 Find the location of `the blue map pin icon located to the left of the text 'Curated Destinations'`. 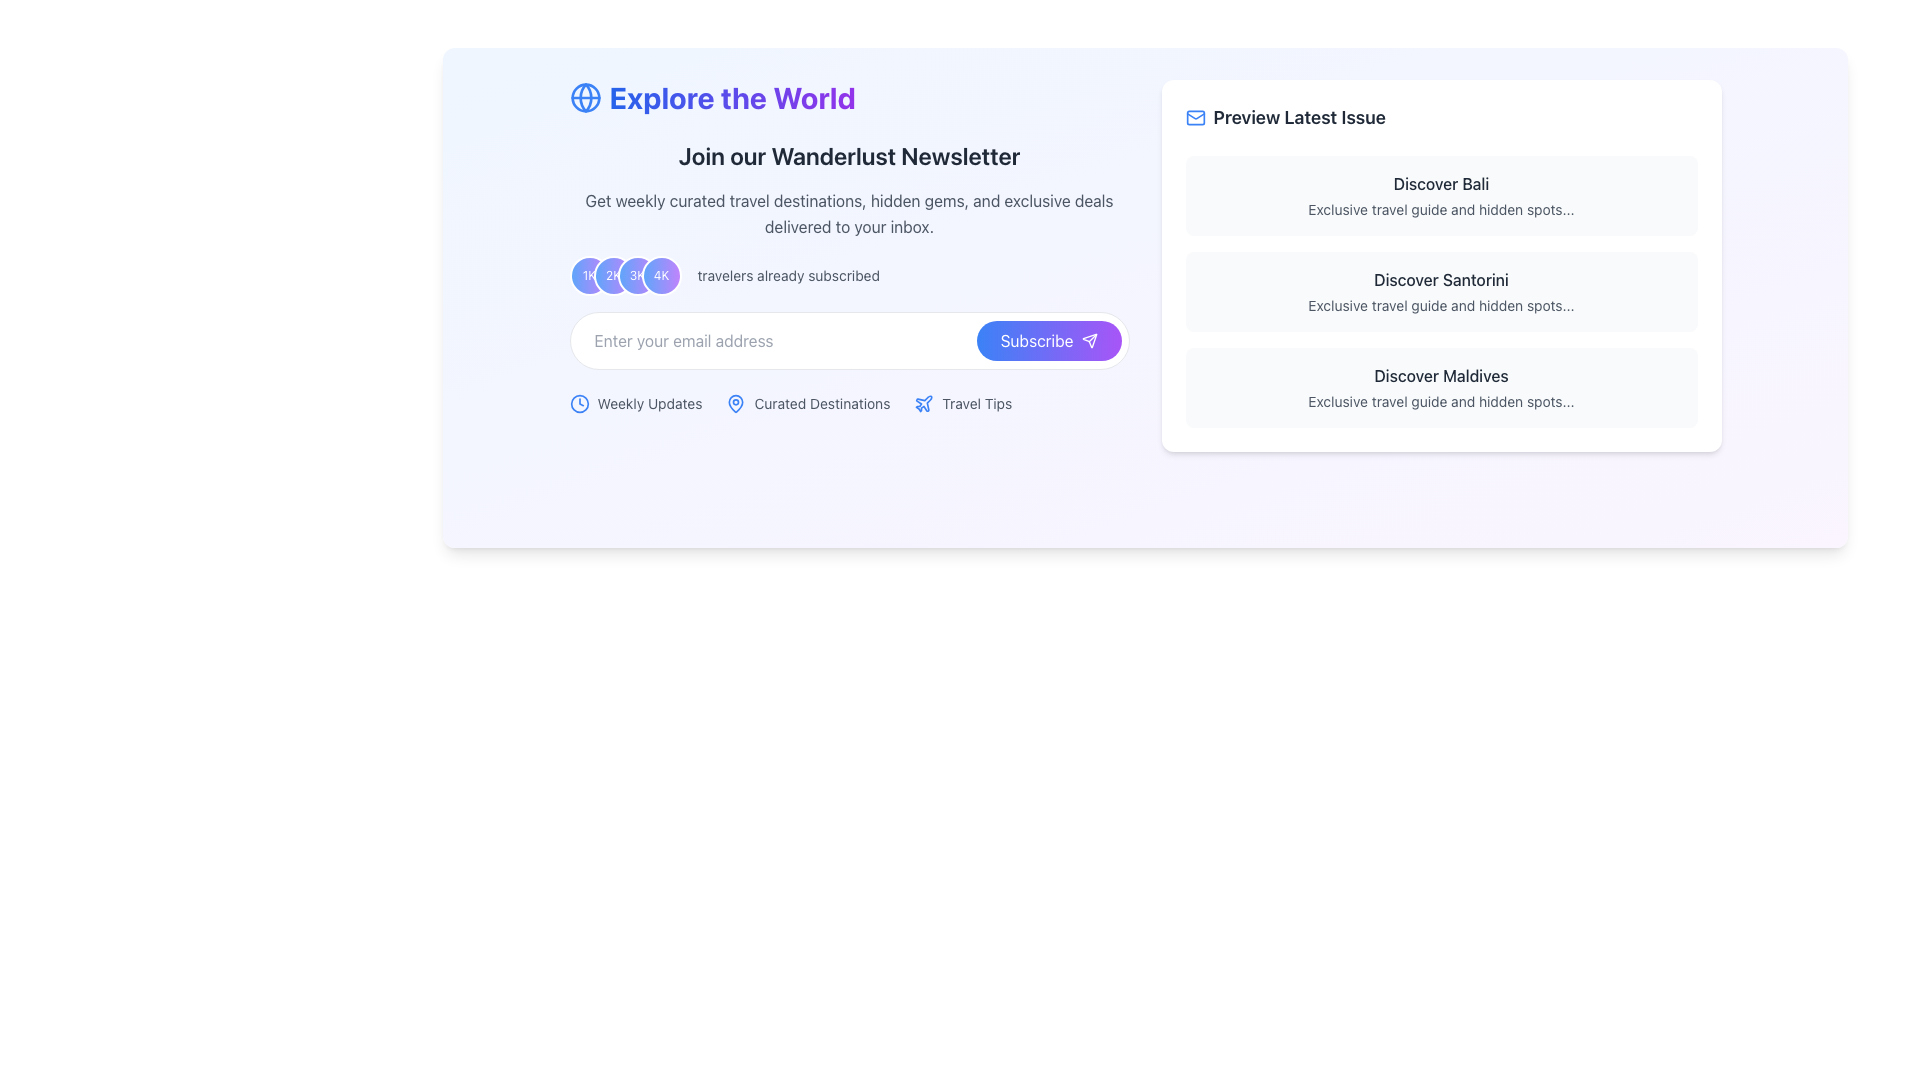

the blue map pin icon located to the left of the text 'Curated Destinations' is located at coordinates (735, 404).